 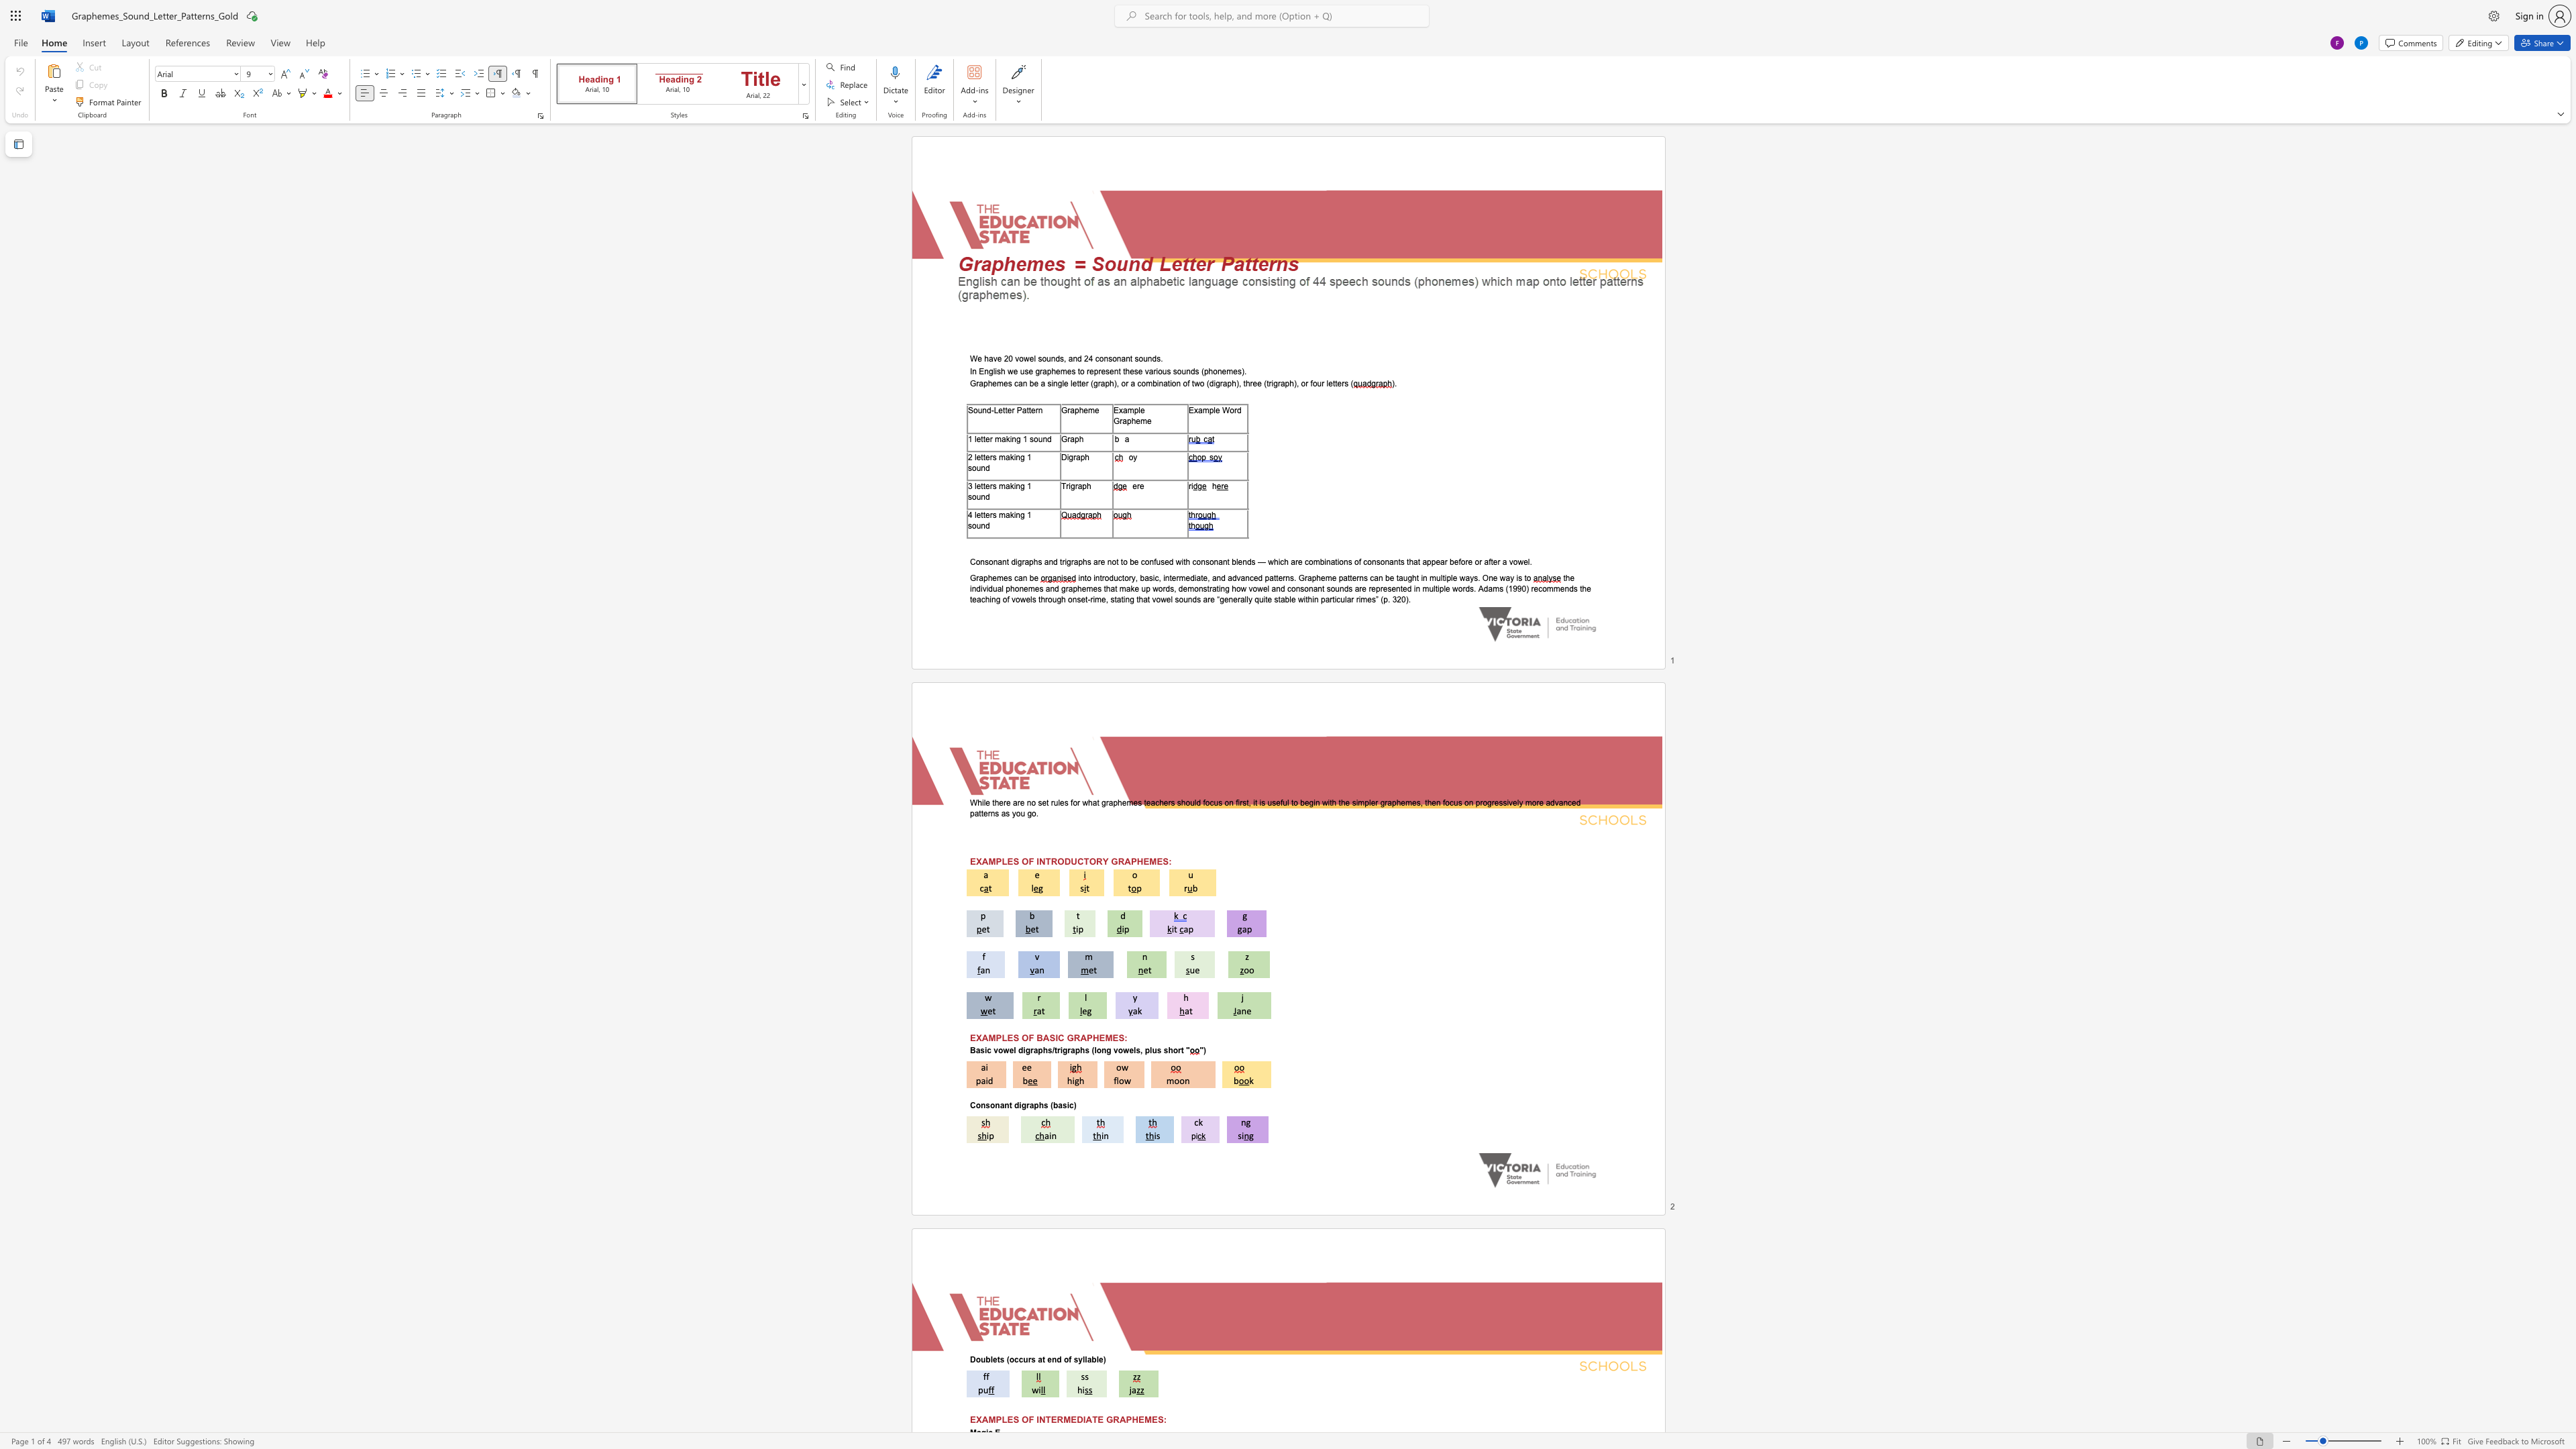 What do you see at coordinates (1011, 409) in the screenshot?
I see `the subset text "r Patter" within the text "Sound-Letter Pattern"` at bounding box center [1011, 409].